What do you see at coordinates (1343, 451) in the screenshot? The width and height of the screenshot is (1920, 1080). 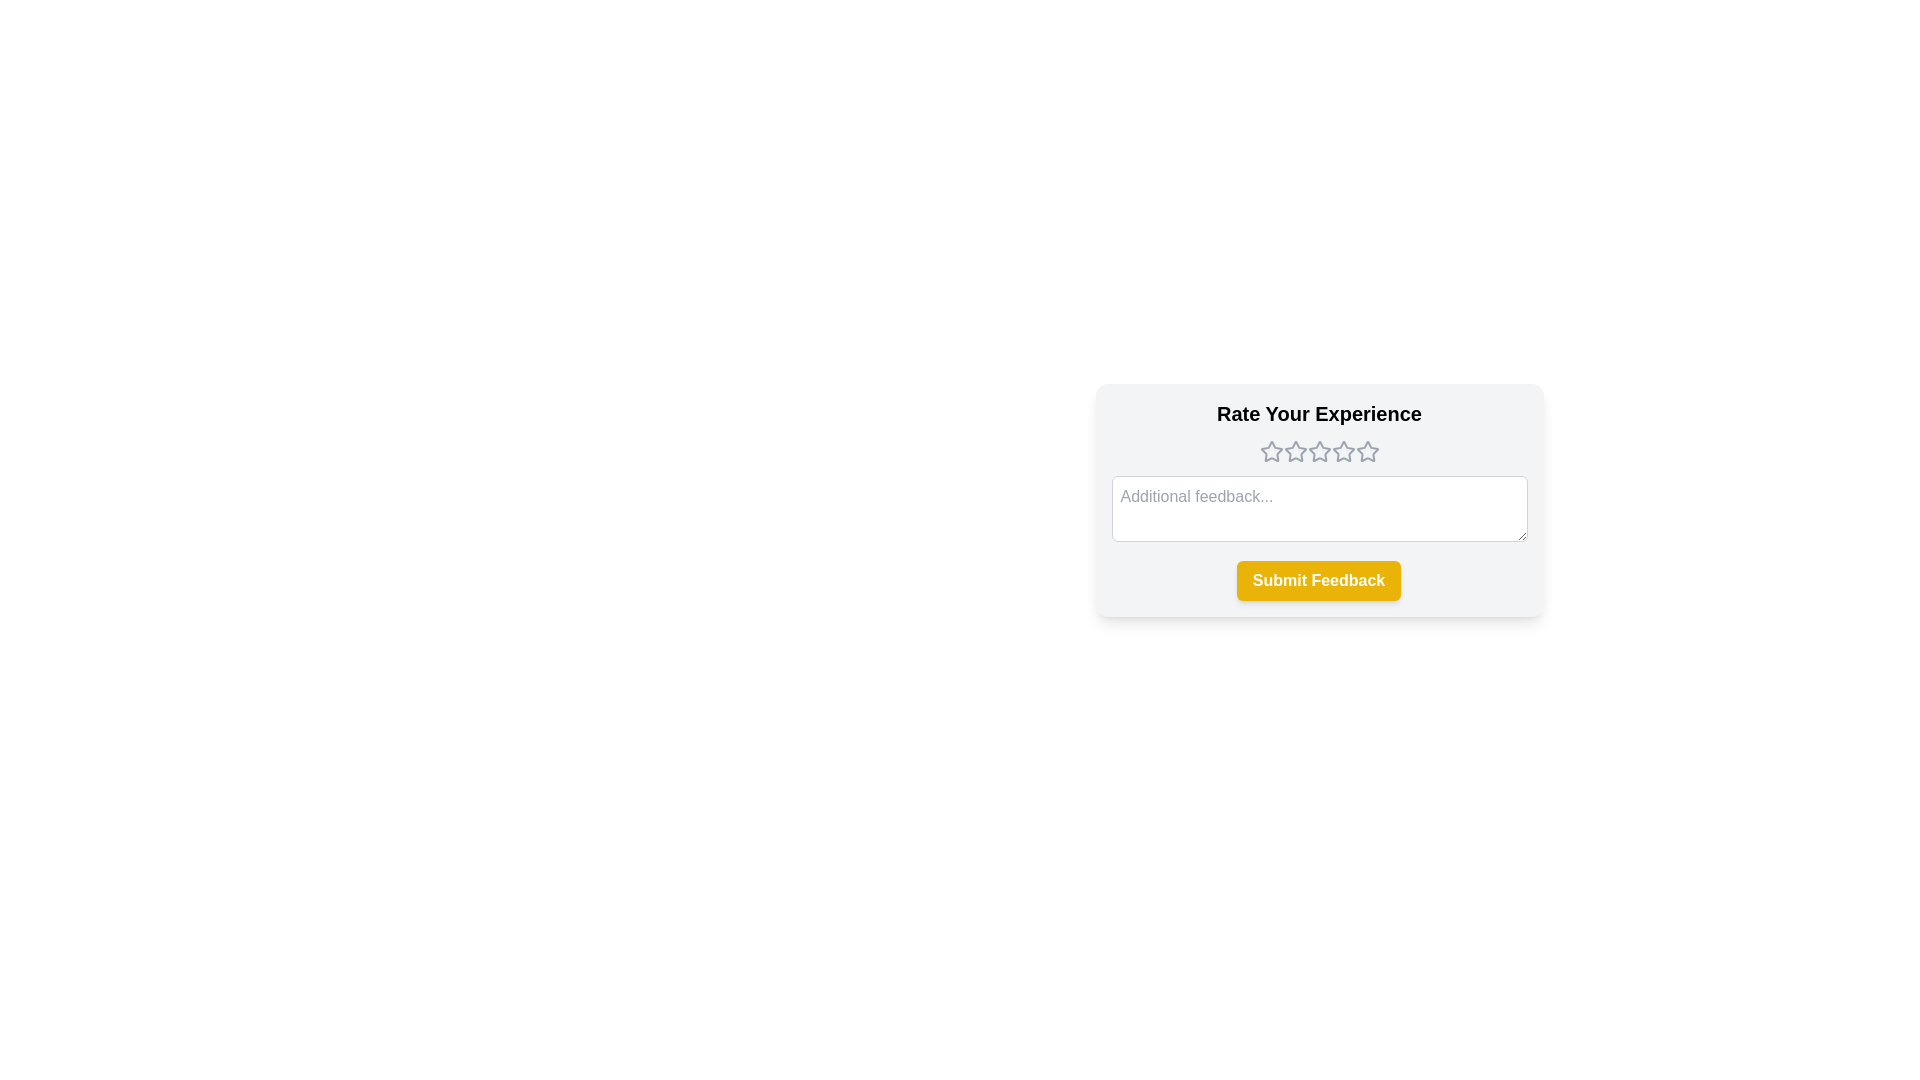 I see `the fourth interactive rating star icon` at bounding box center [1343, 451].